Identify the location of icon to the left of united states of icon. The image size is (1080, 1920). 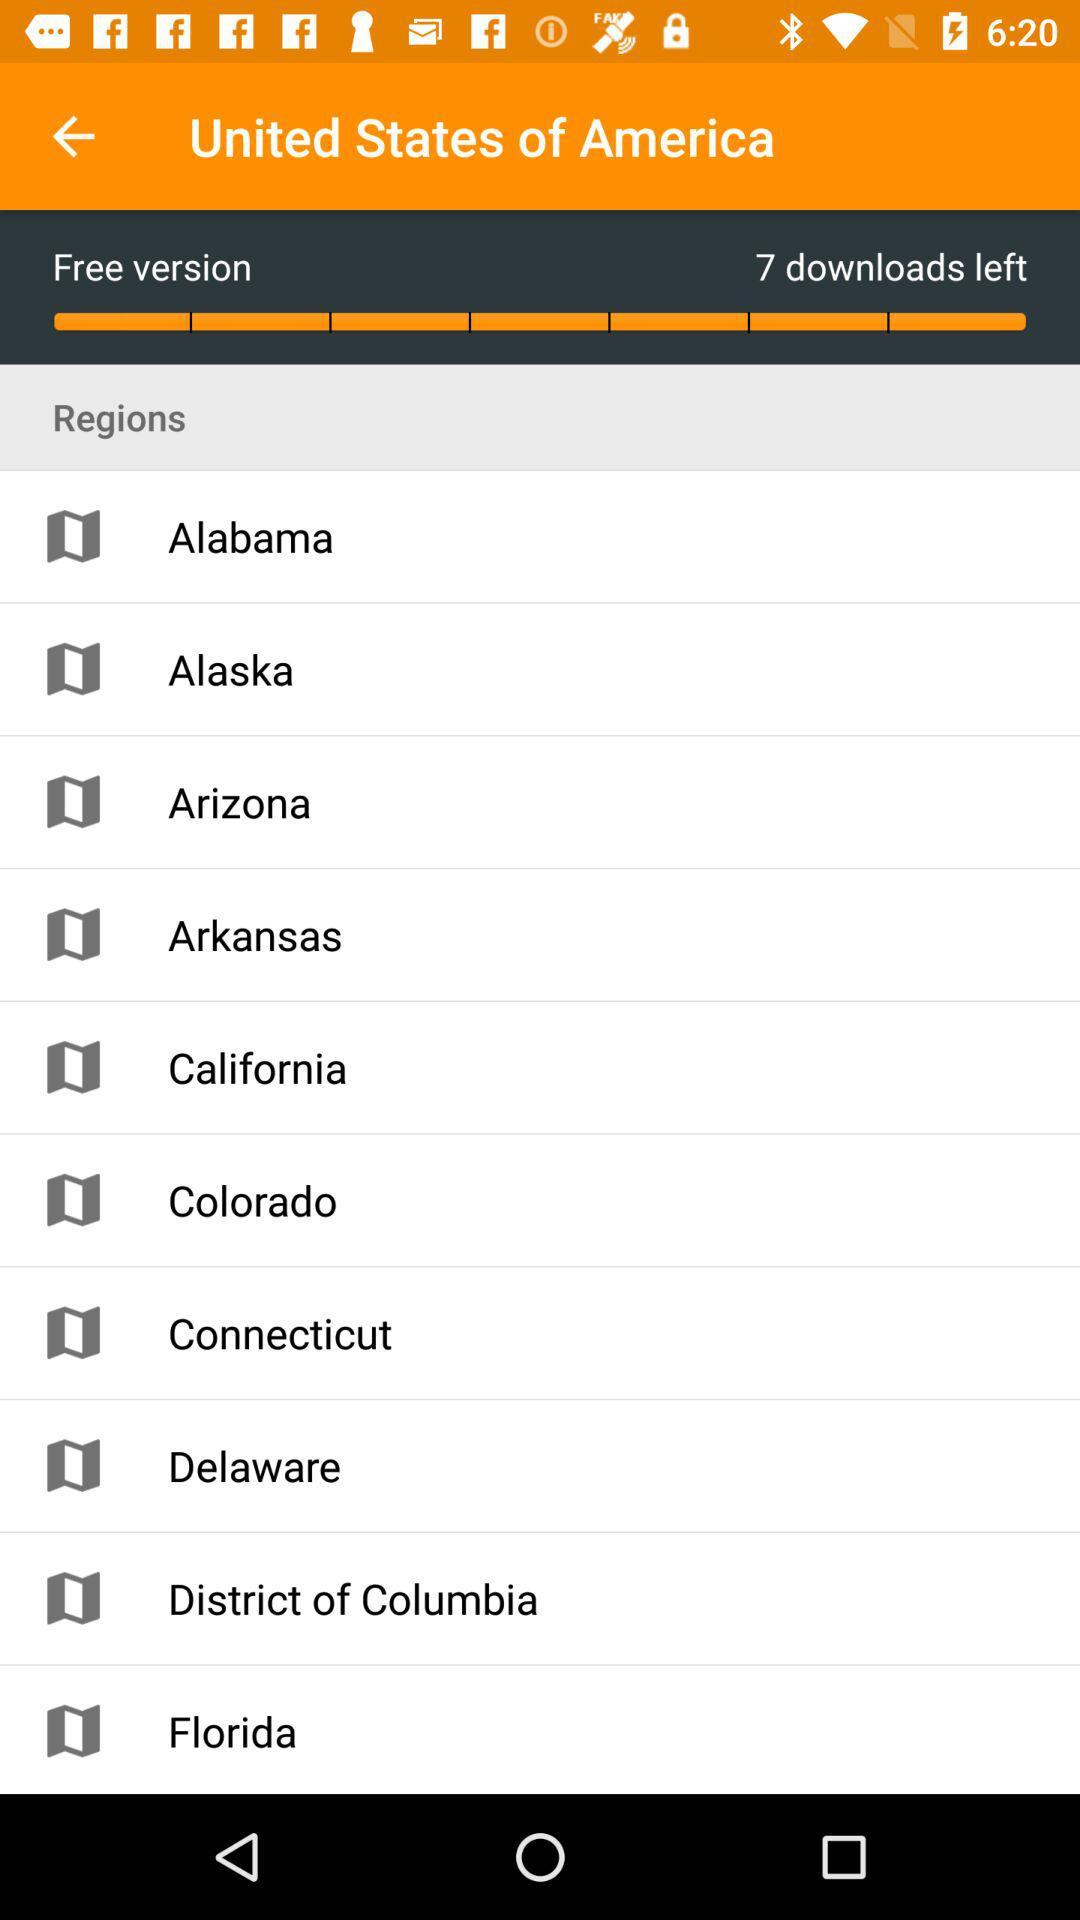
(72, 135).